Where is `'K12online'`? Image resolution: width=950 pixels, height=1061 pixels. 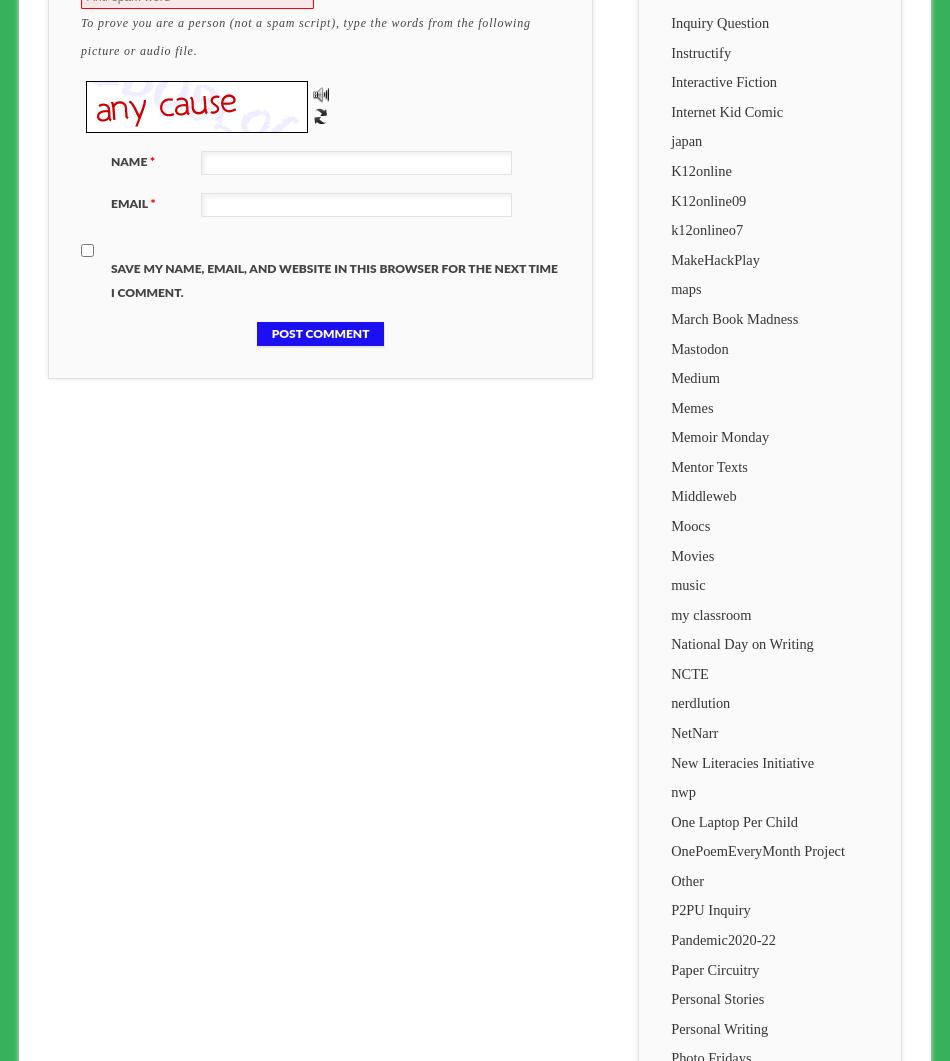 'K12online' is located at coordinates (670, 171).